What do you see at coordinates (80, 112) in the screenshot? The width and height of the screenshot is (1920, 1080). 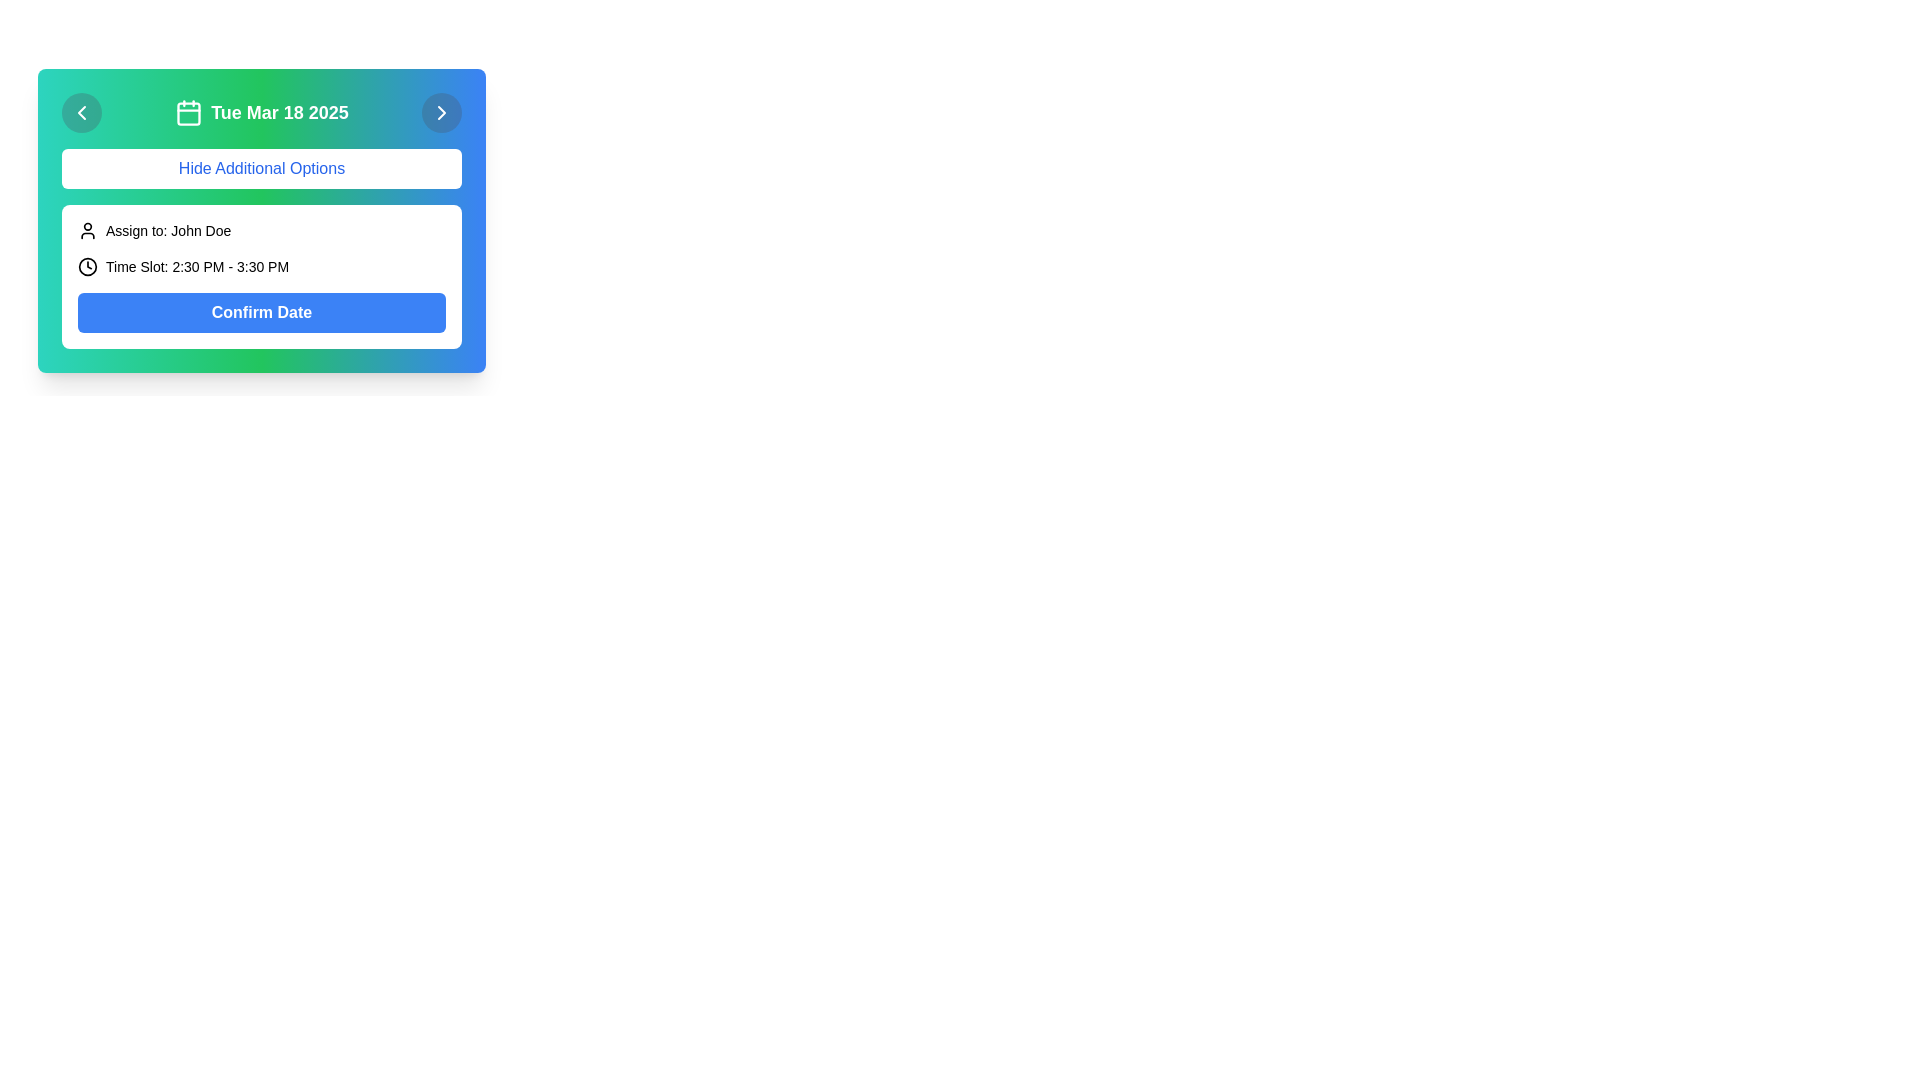 I see `the circular button with a semi-transparent dark gray background and a left-pointing chevron icon` at bounding box center [80, 112].